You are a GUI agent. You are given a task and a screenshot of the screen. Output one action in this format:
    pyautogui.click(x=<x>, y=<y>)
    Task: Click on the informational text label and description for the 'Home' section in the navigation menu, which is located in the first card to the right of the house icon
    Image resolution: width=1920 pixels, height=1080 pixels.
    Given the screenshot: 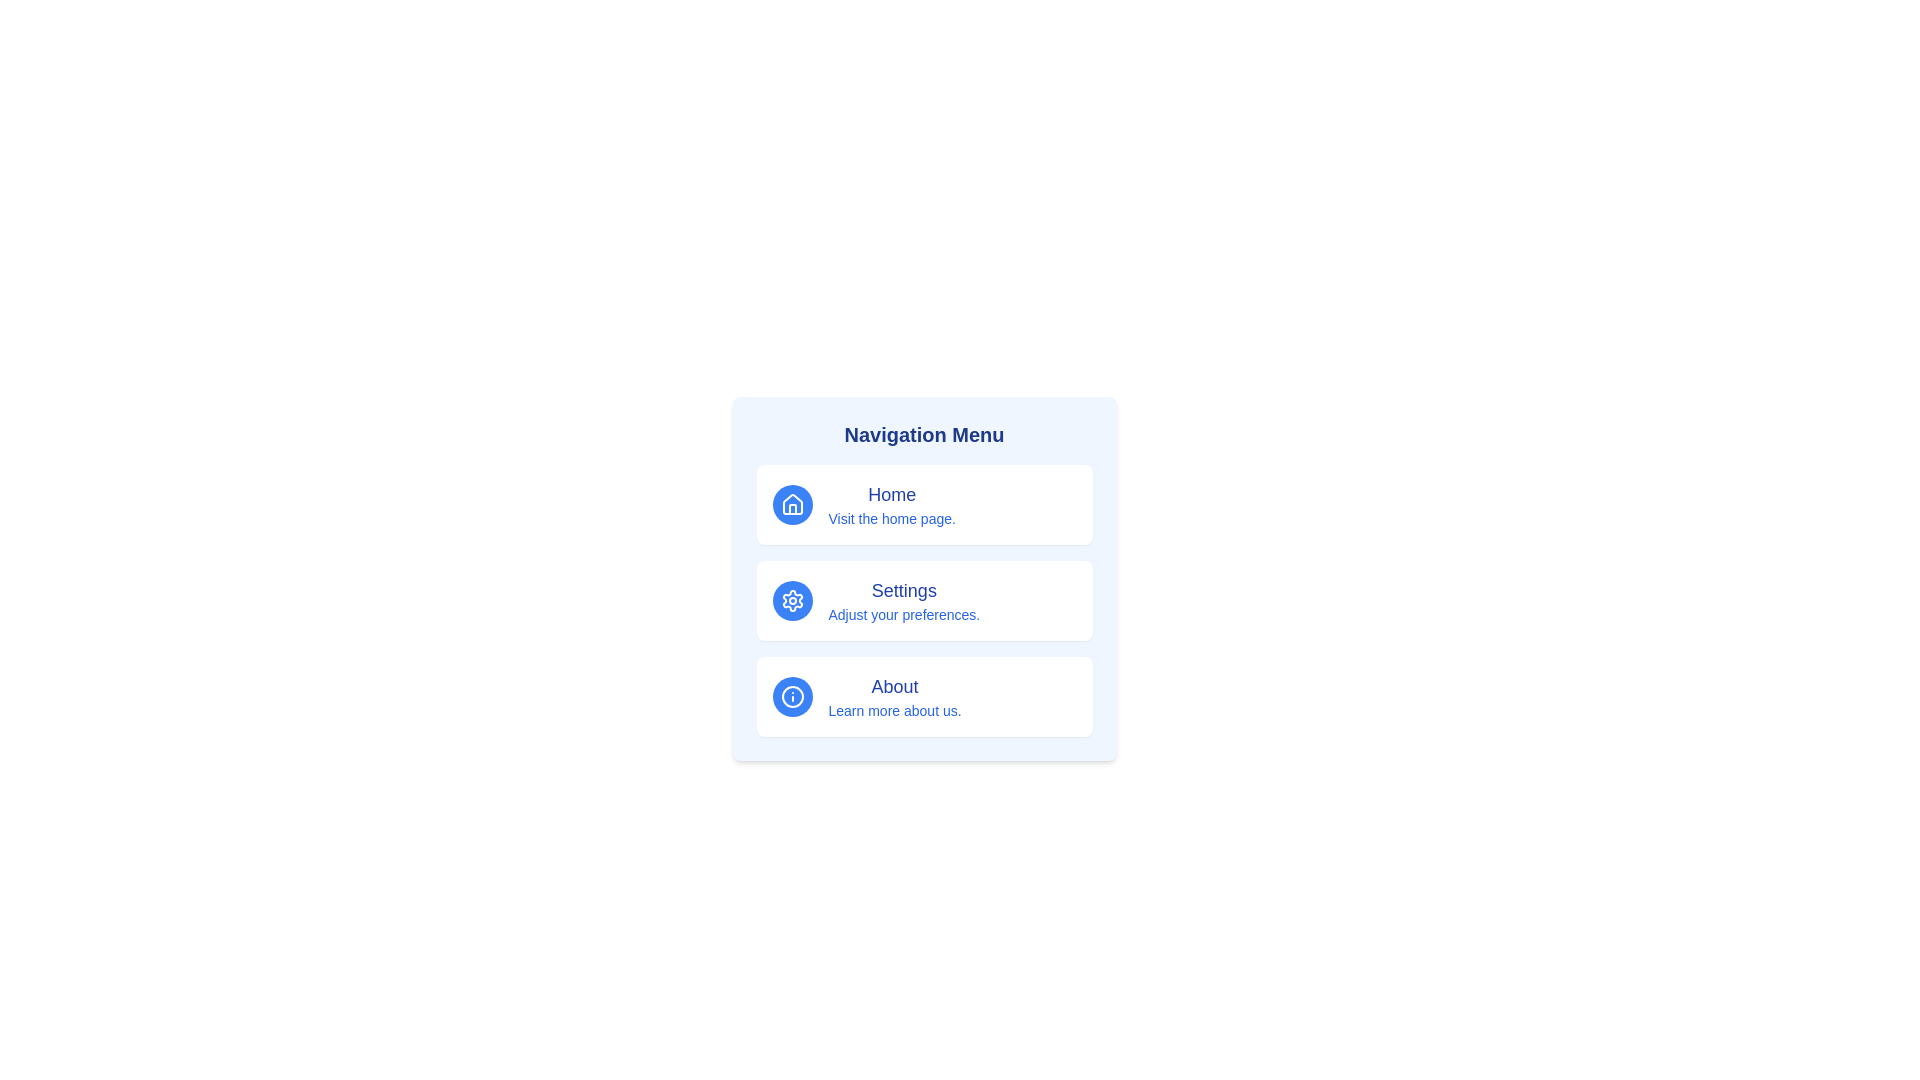 What is the action you would take?
    pyautogui.click(x=891, y=504)
    